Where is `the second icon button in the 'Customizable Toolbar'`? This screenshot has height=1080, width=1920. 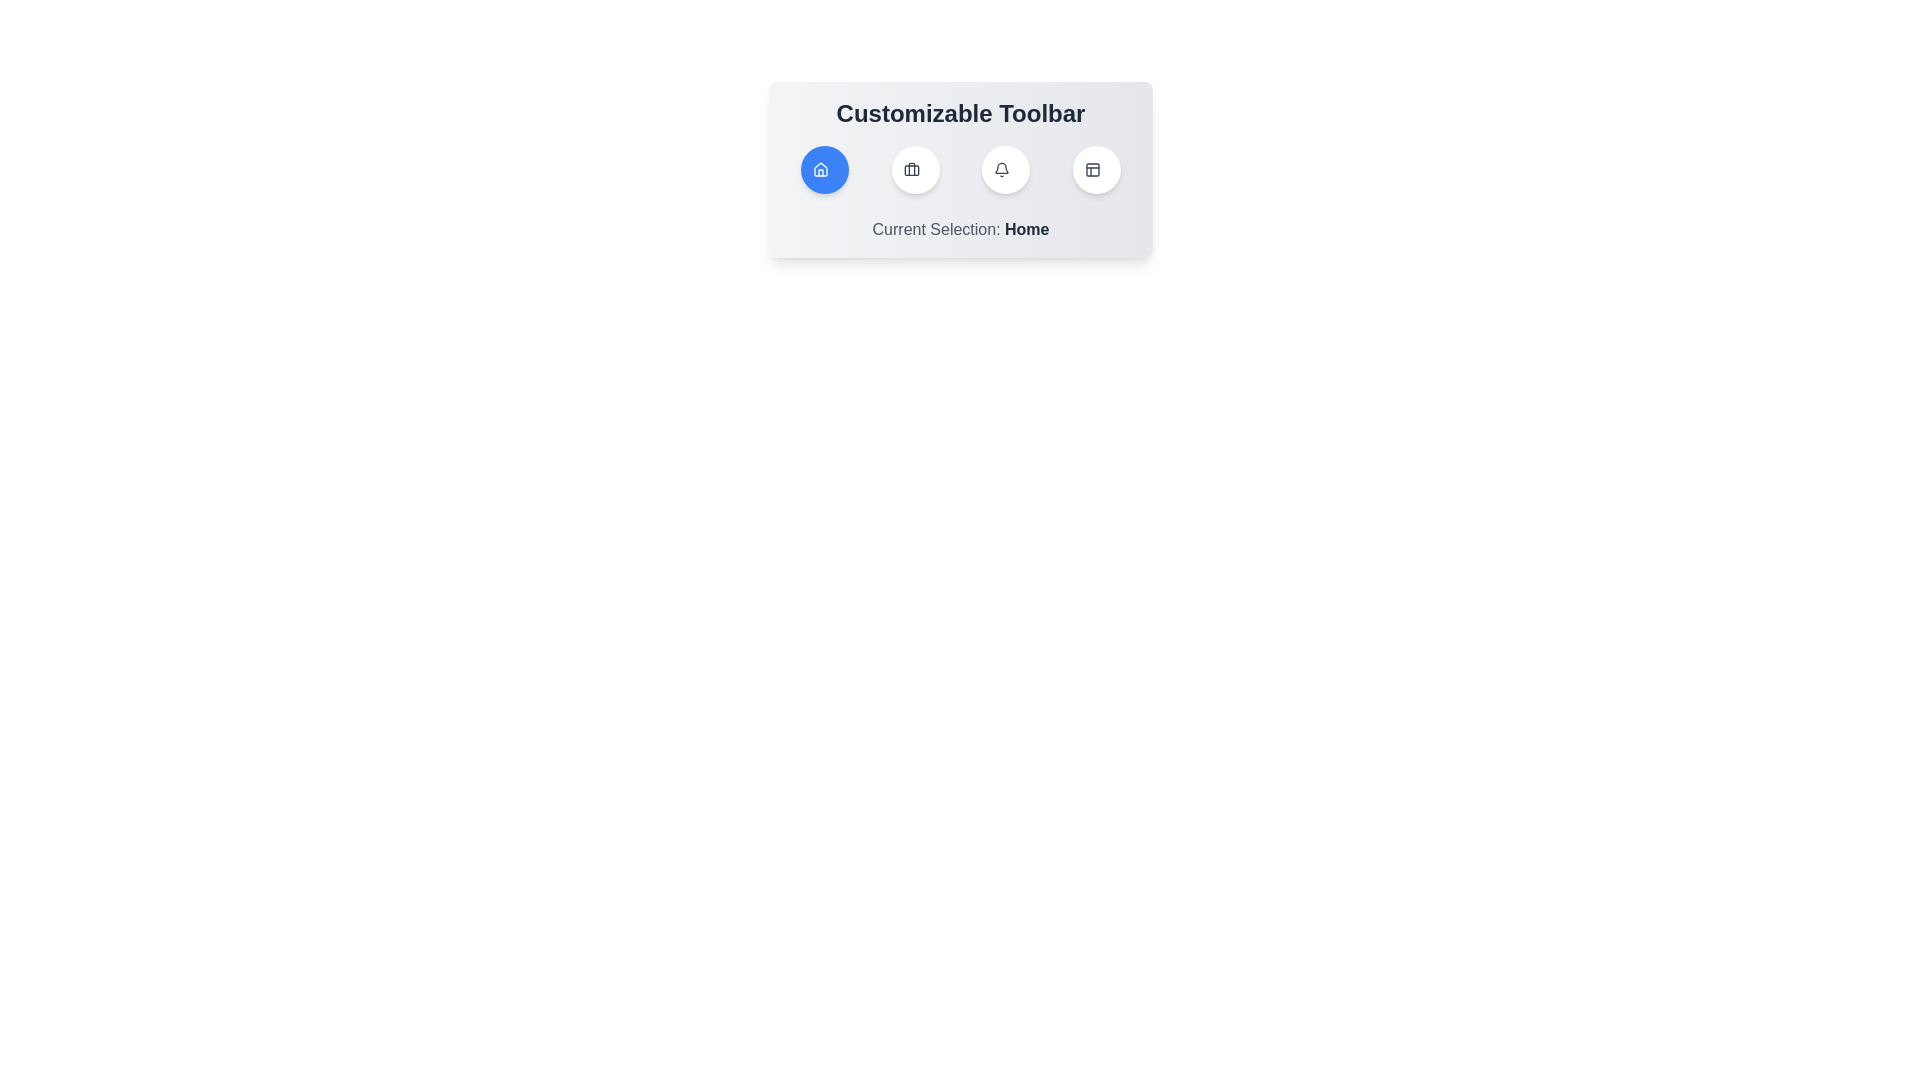
the second icon button in the 'Customizable Toolbar' is located at coordinates (914, 168).